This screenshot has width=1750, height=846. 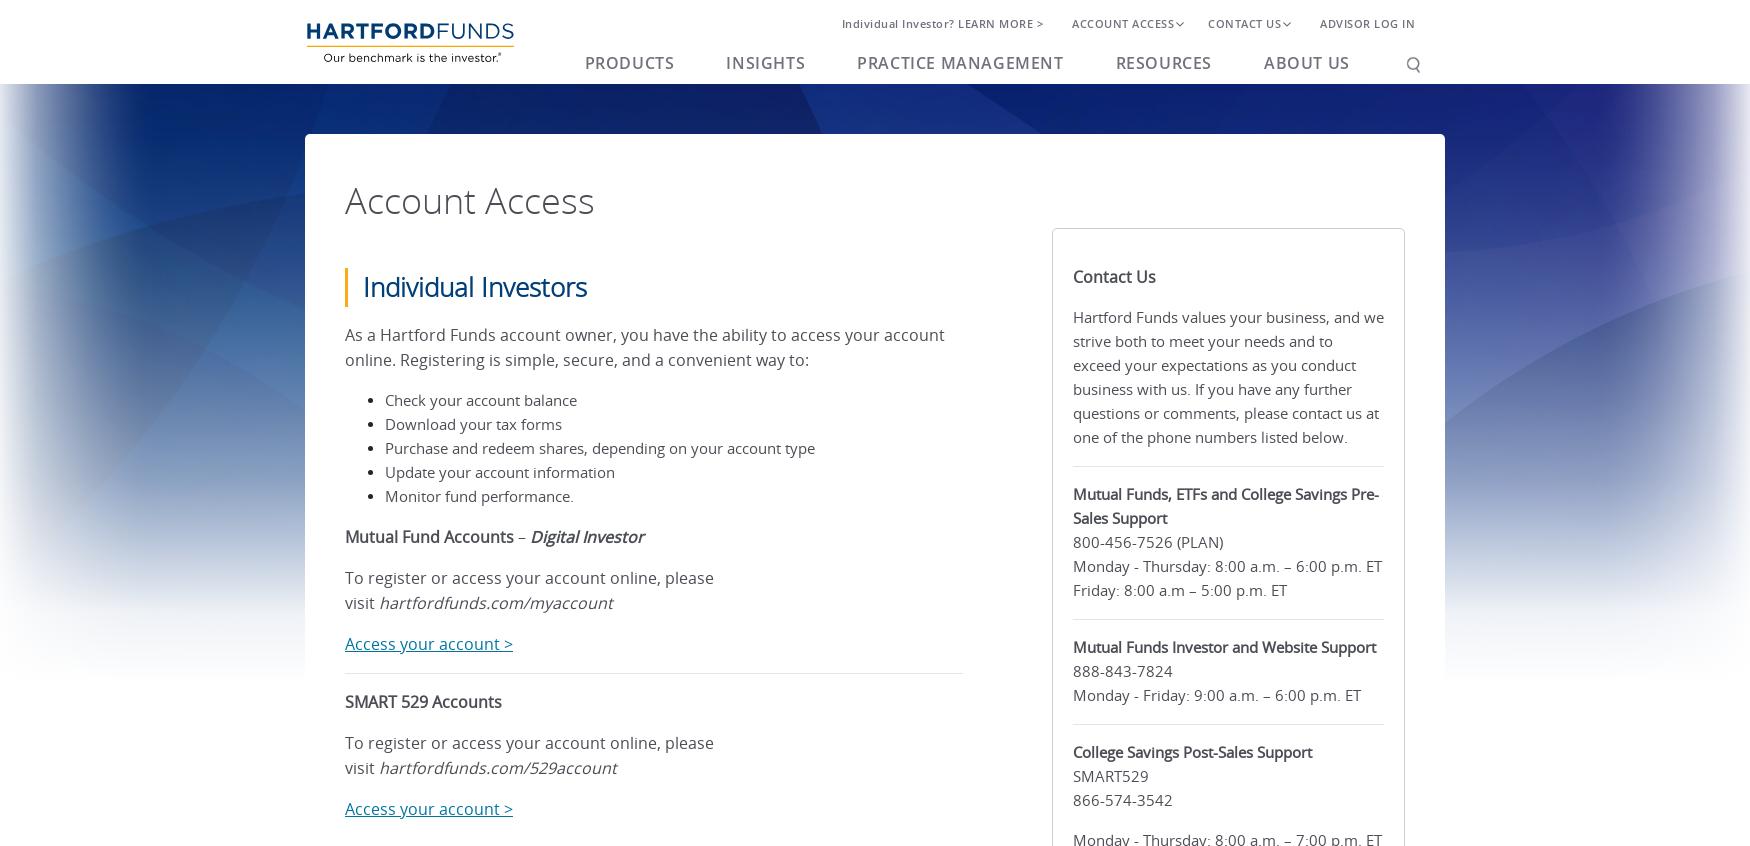 I want to click on 'Monday - Thursday: 8:00 a.m. – 6:00 p.m. ET', so click(x=1226, y=564).